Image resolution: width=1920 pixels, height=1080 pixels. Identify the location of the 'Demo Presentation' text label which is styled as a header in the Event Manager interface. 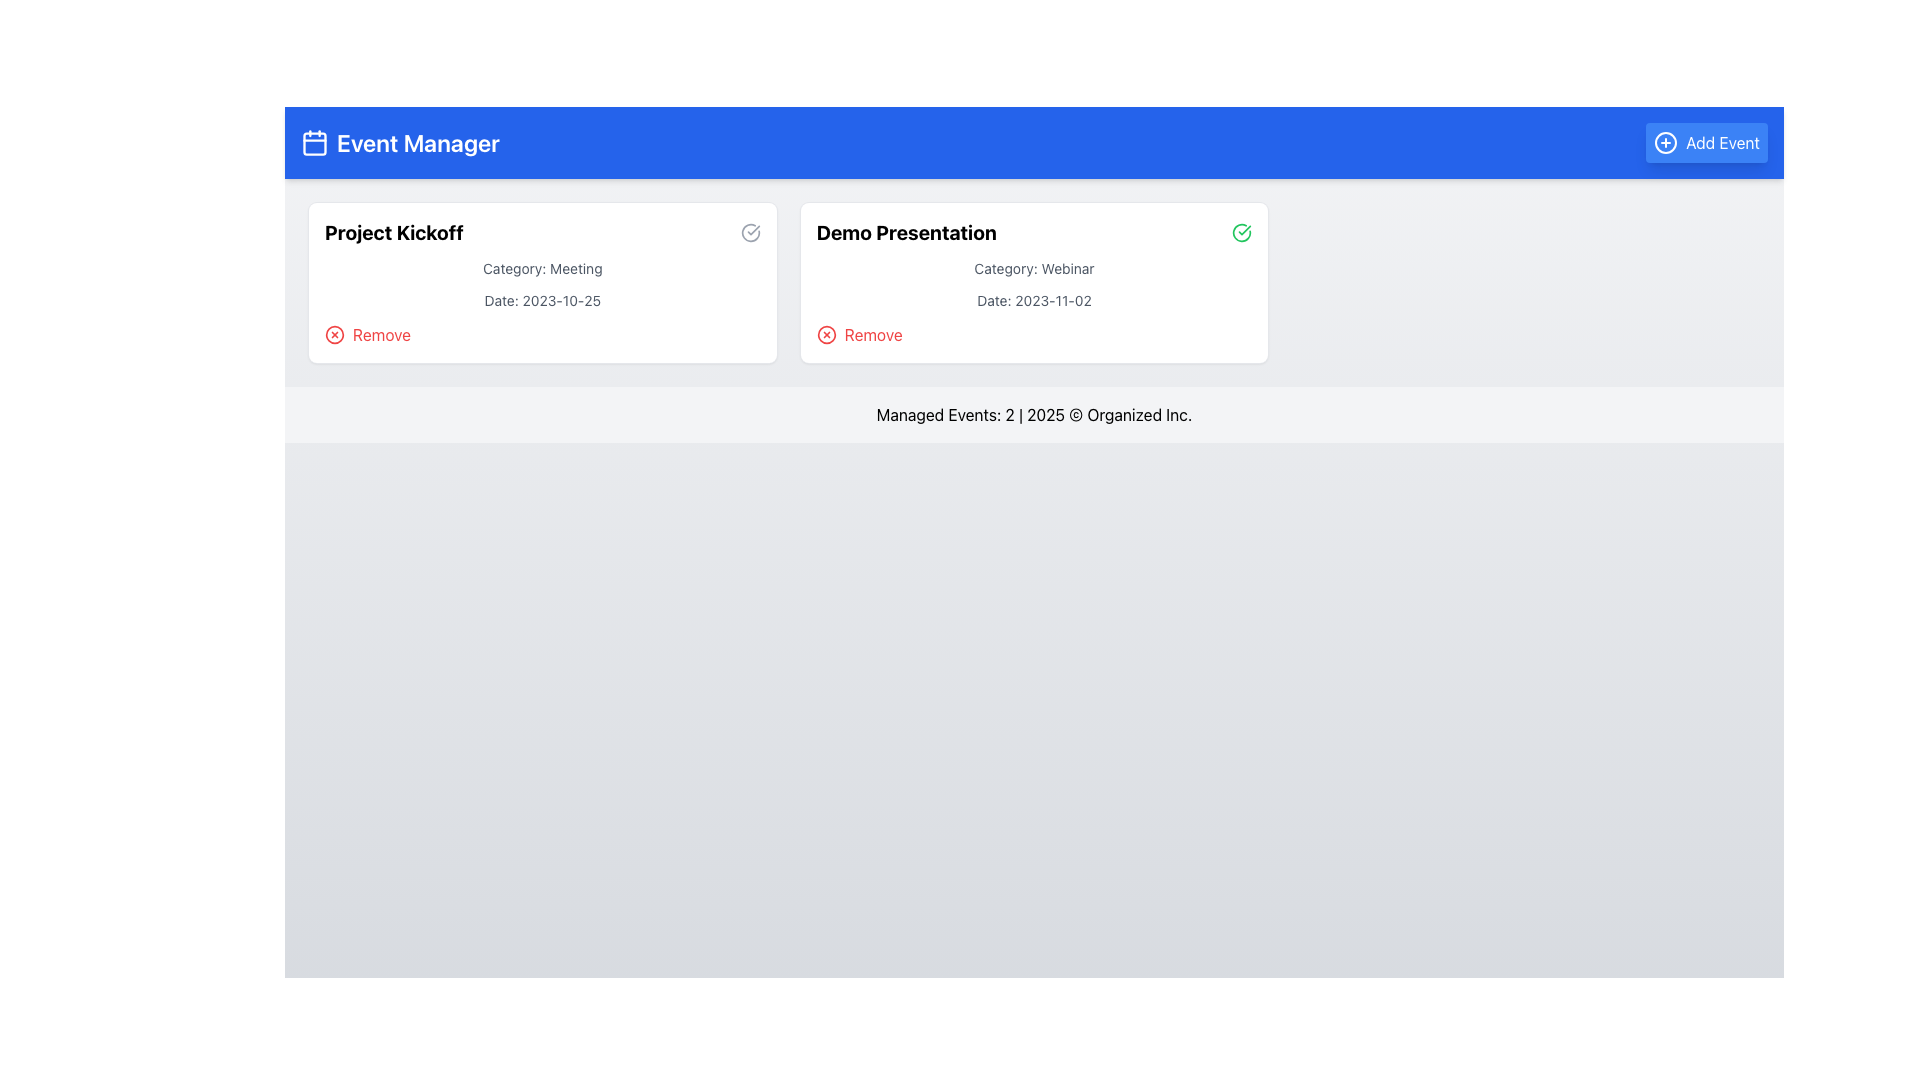
(905, 231).